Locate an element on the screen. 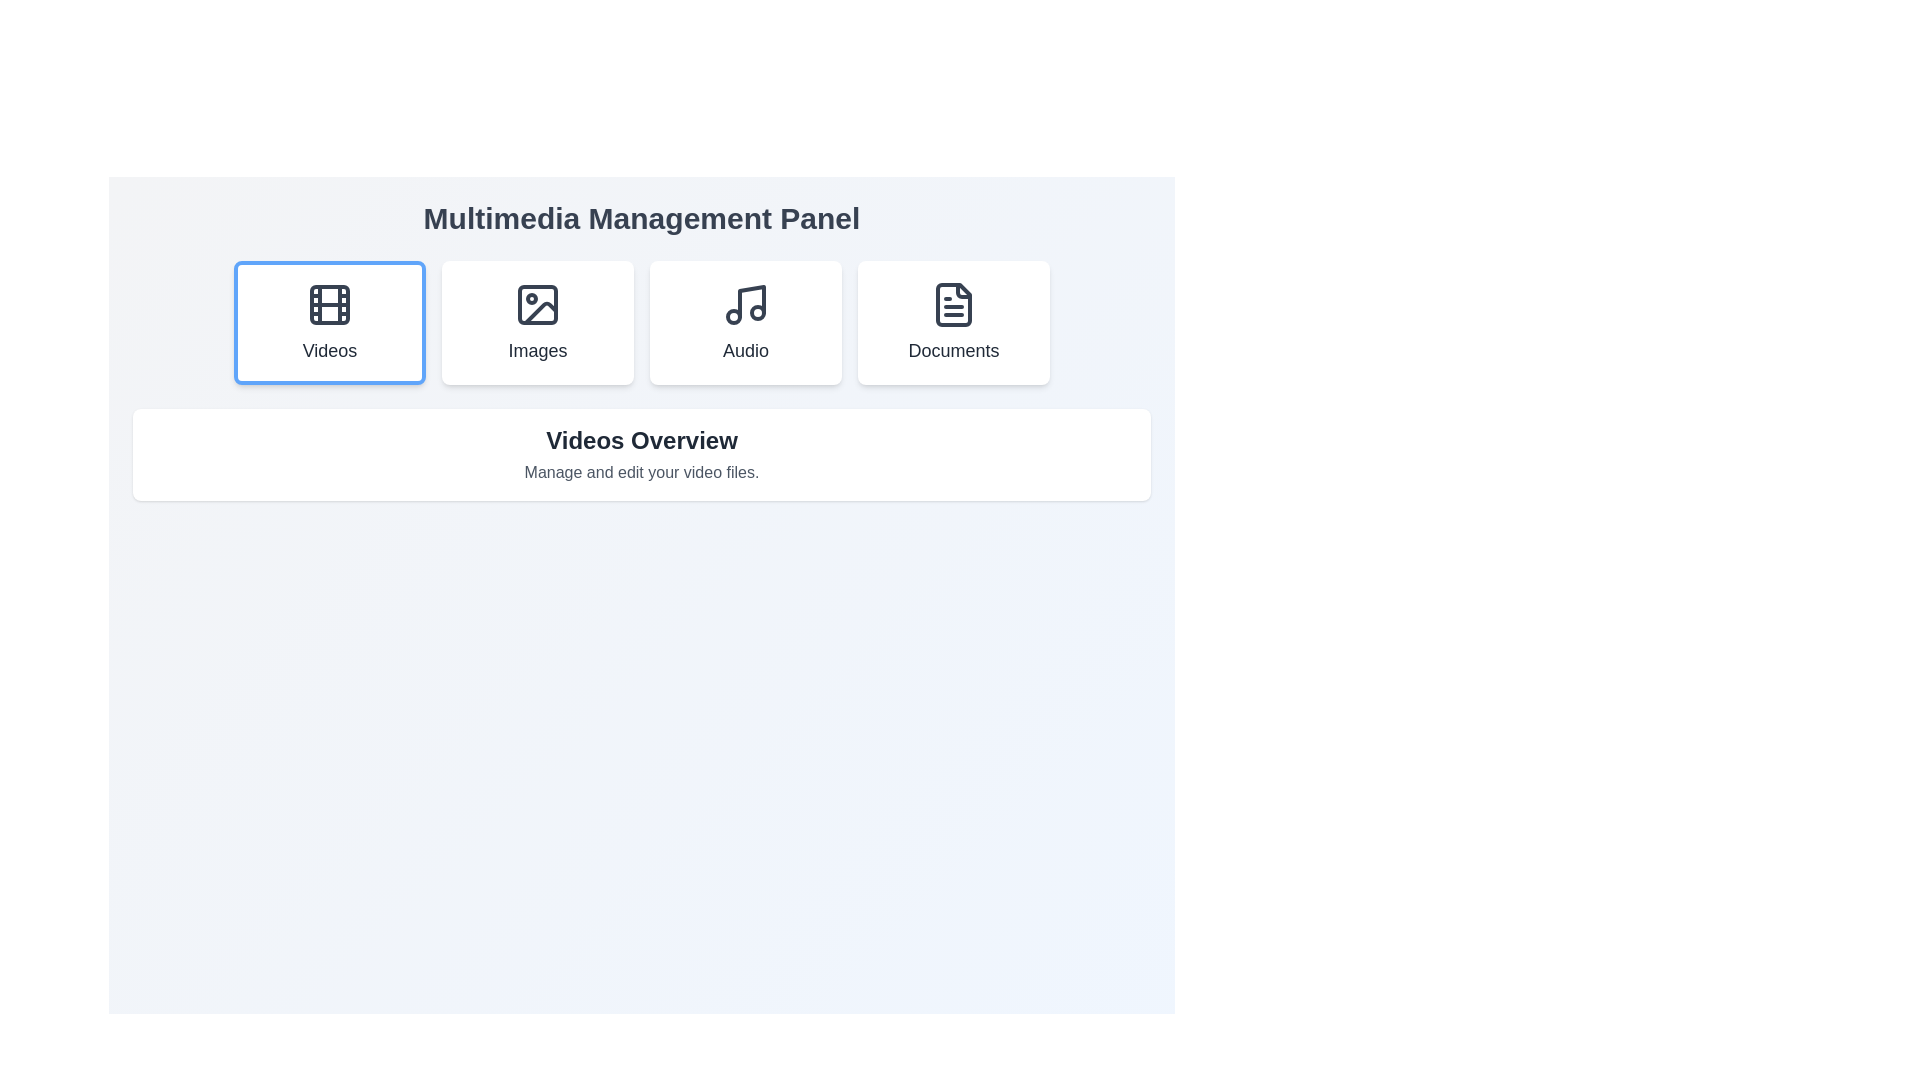 The width and height of the screenshot is (1920, 1080). the graphical icon (circle within an SVG) located in the middle-right of the musical note icon within the 'Audio' button is located at coordinates (757, 312).